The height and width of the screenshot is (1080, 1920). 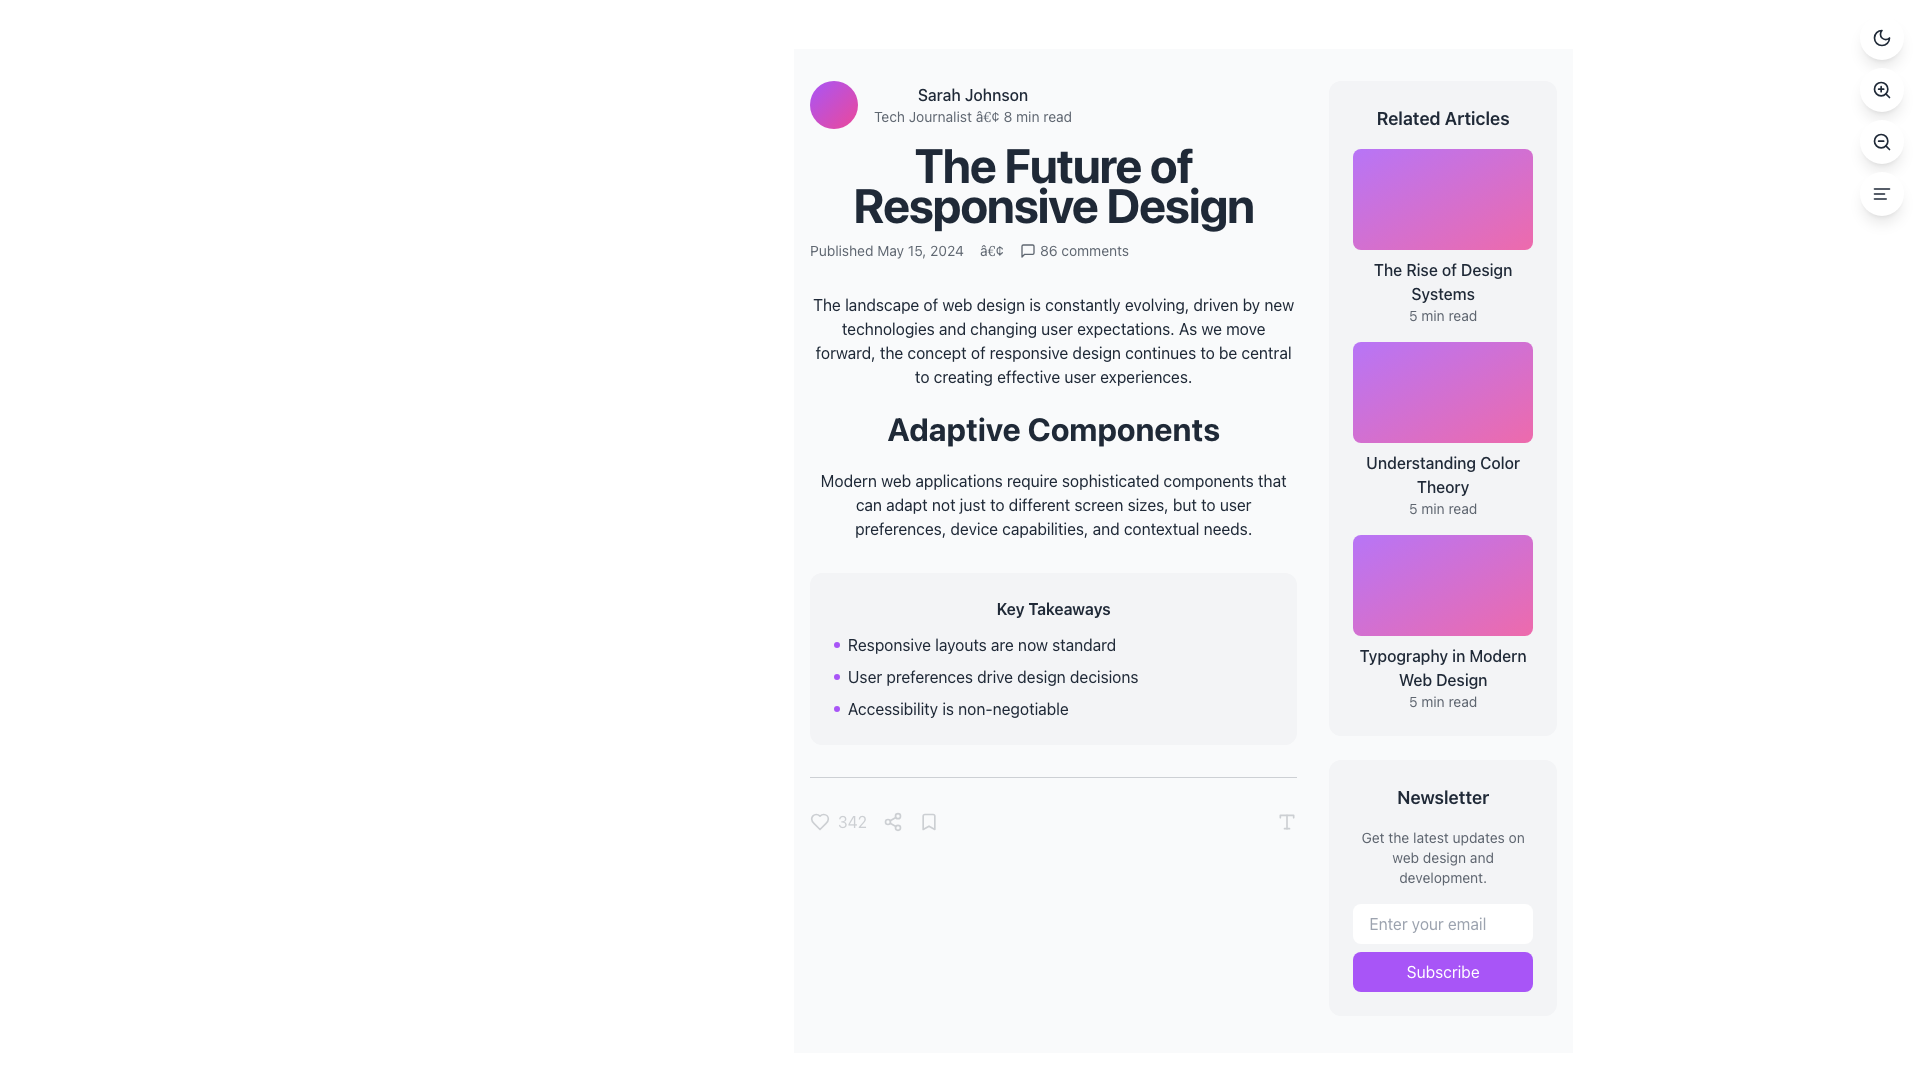 I want to click on the '5 min read' text label, which is located below the title 'Typography in Modern Web Design' and is the last item in the 'Related Articles' column, so click(x=1443, y=701).